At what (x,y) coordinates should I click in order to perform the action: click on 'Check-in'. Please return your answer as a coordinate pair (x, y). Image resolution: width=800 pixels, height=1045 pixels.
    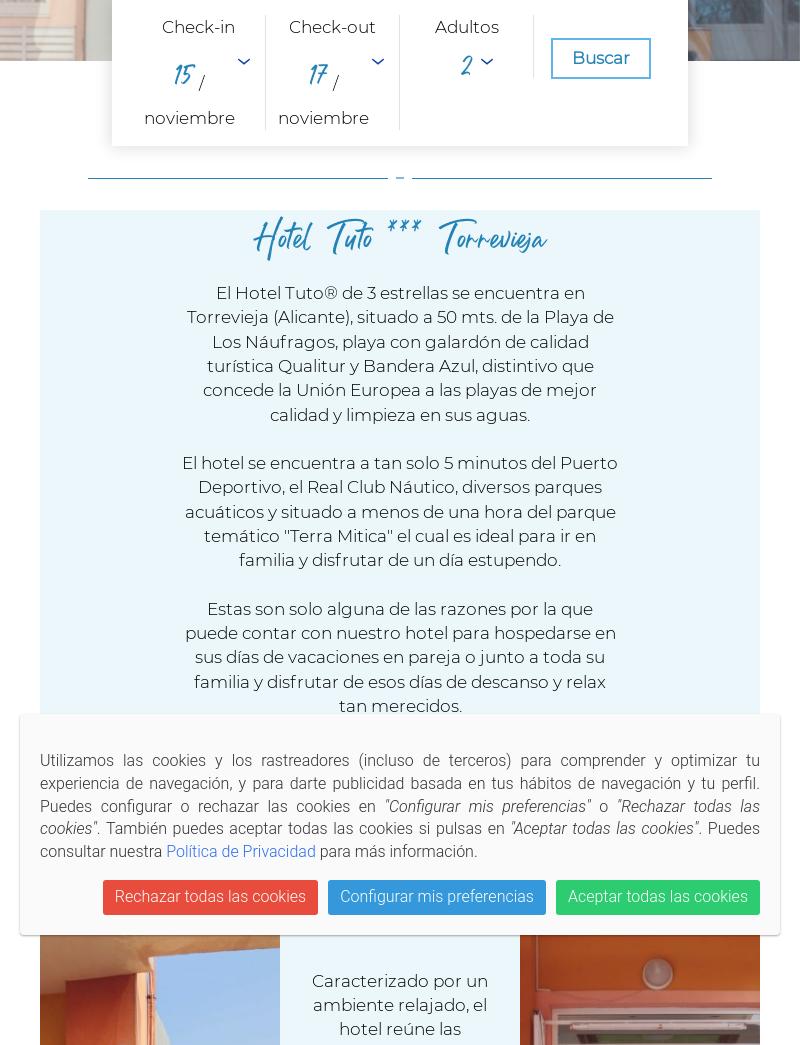
    Looking at the image, I should click on (197, 25).